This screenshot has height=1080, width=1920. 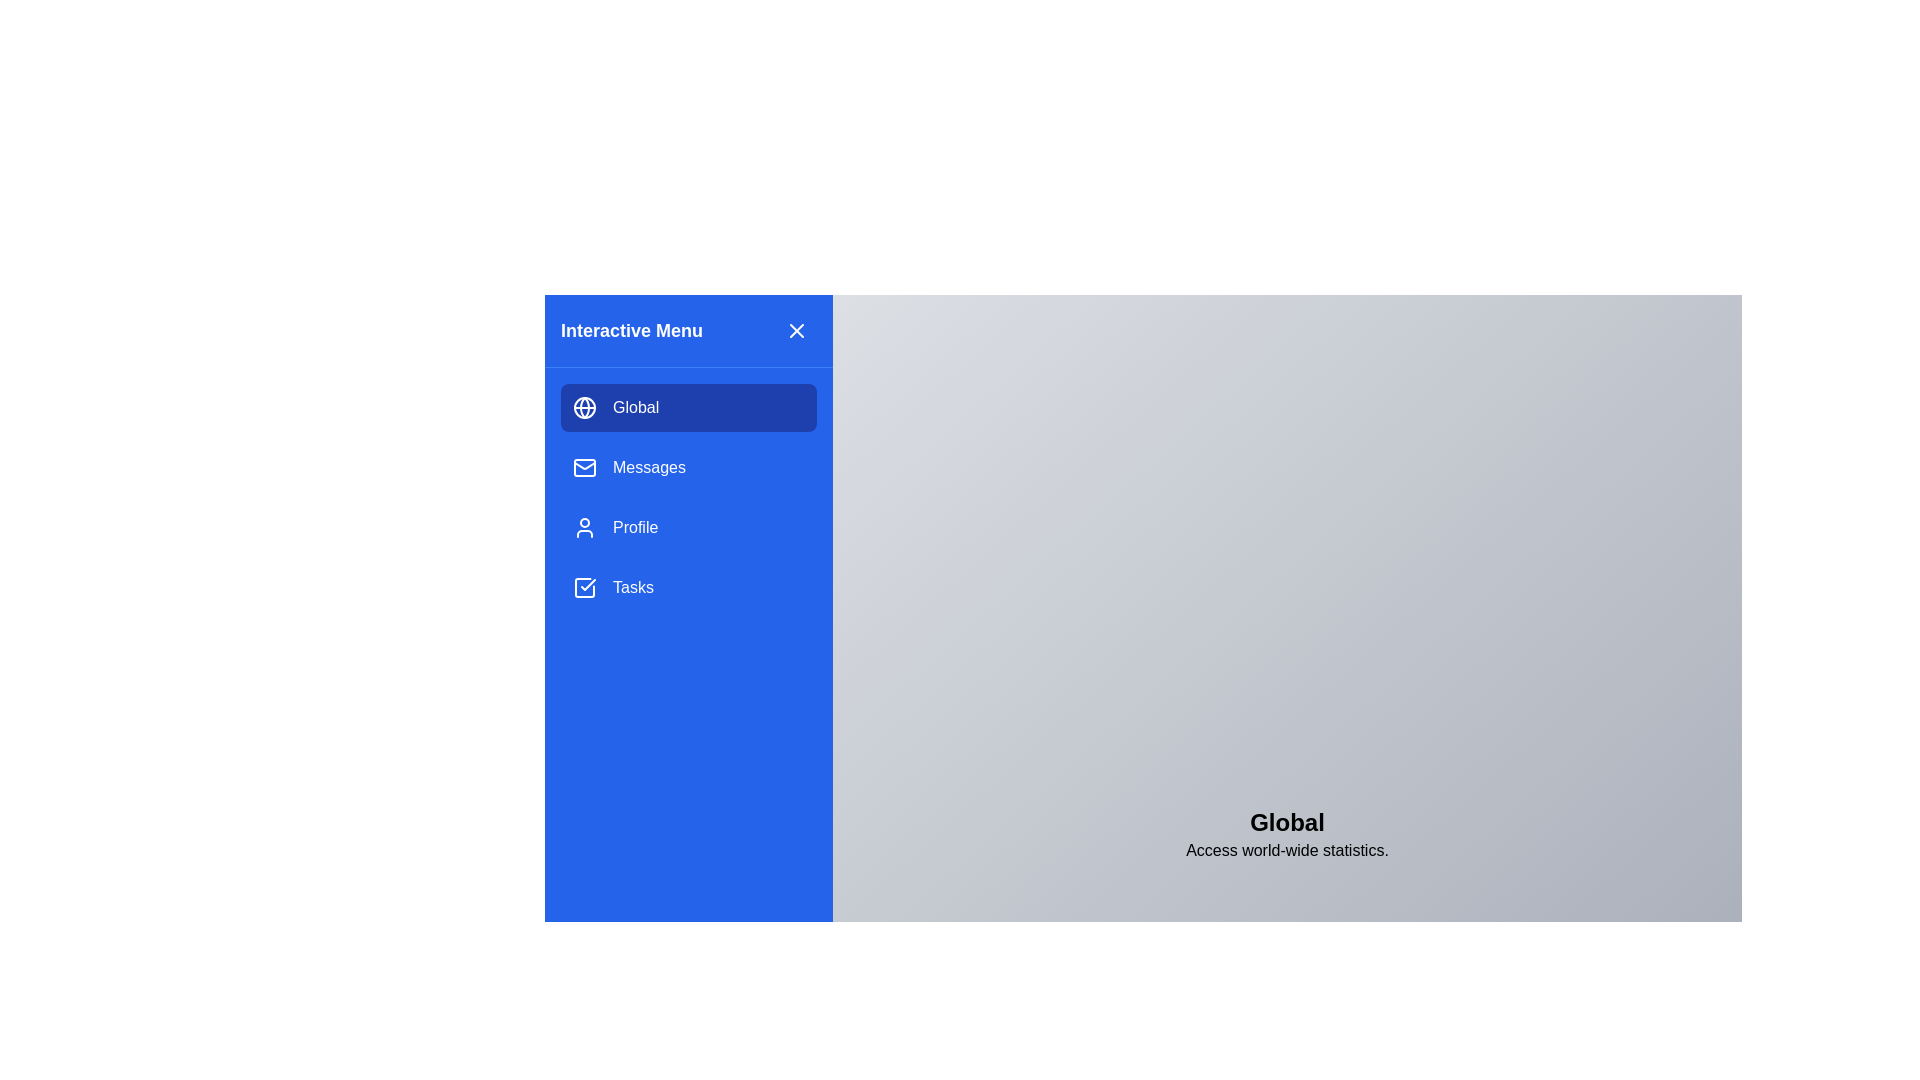 I want to click on the Icon component representing 'Tasks' located in the fourth row of the menu to visually identify the associated item, so click(x=584, y=586).